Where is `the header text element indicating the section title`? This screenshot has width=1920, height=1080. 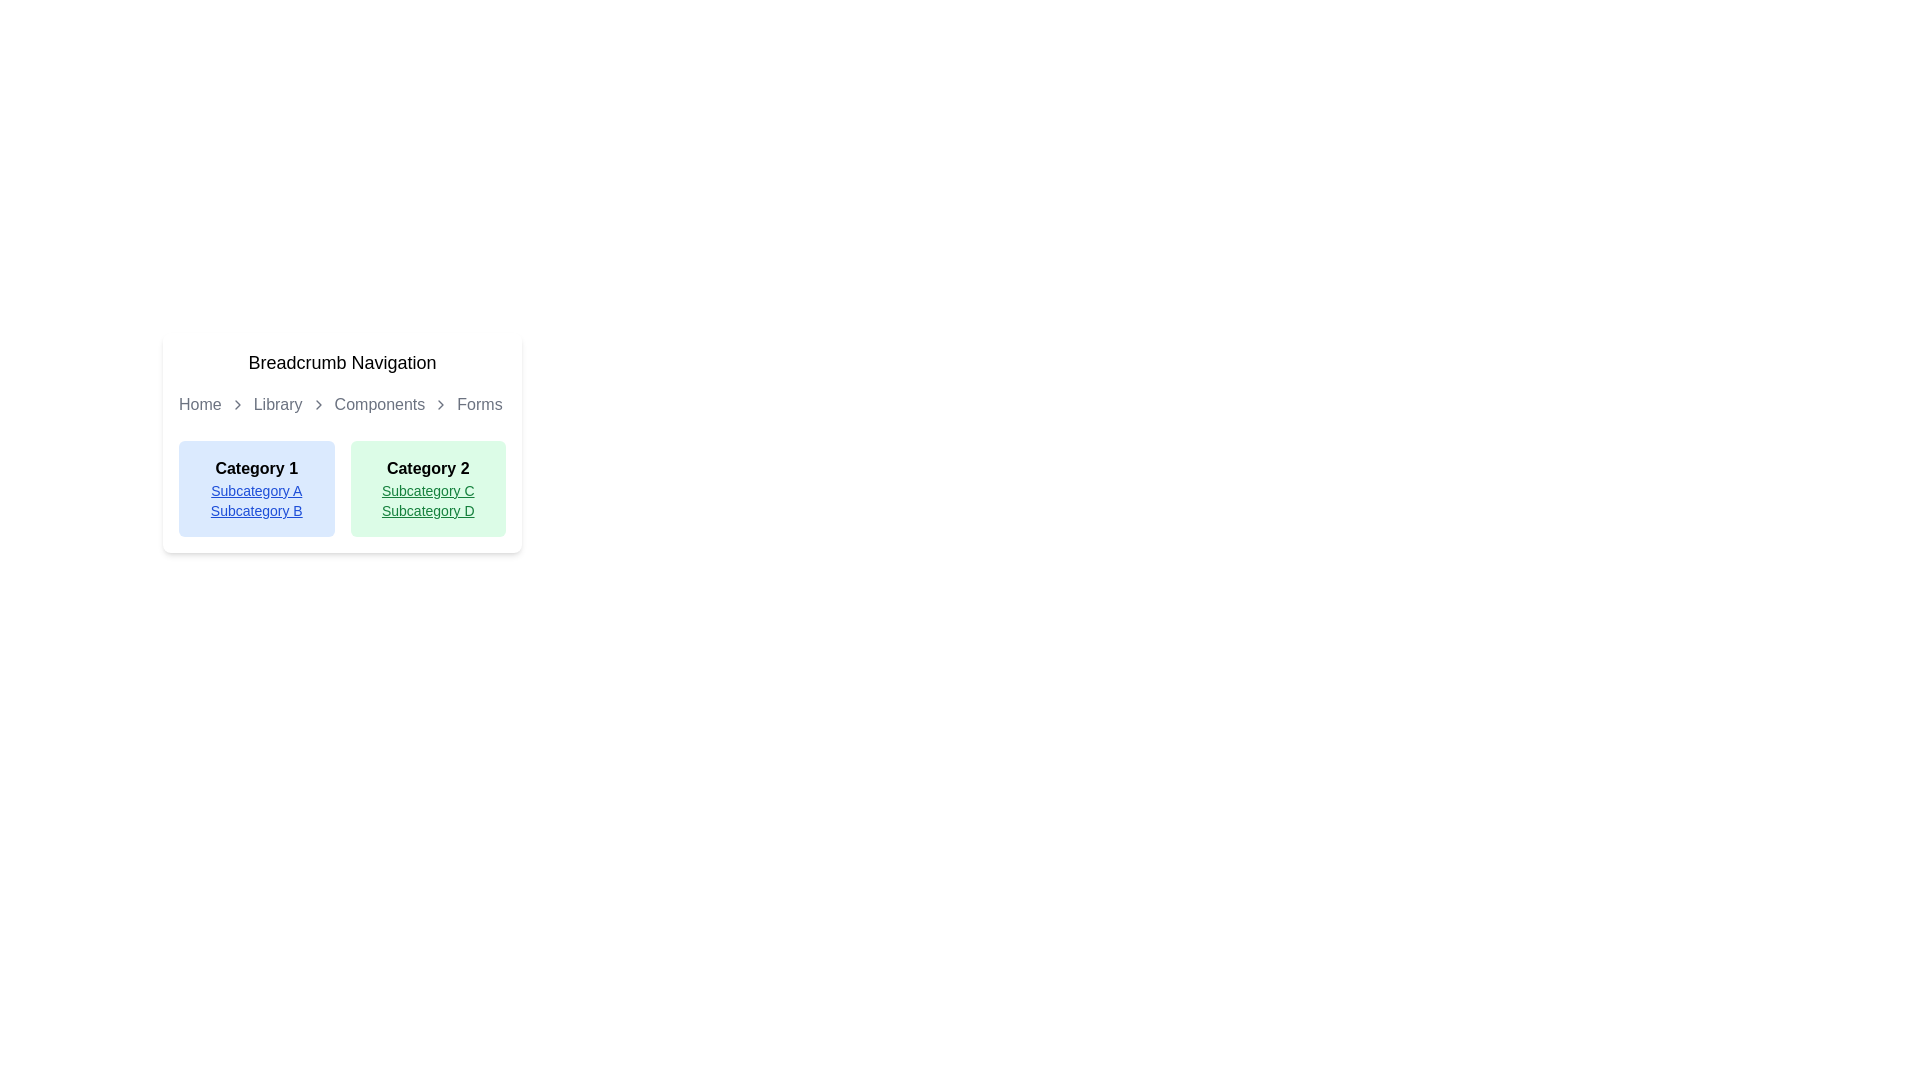 the header text element indicating the section title is located at coordinates (342, 362).